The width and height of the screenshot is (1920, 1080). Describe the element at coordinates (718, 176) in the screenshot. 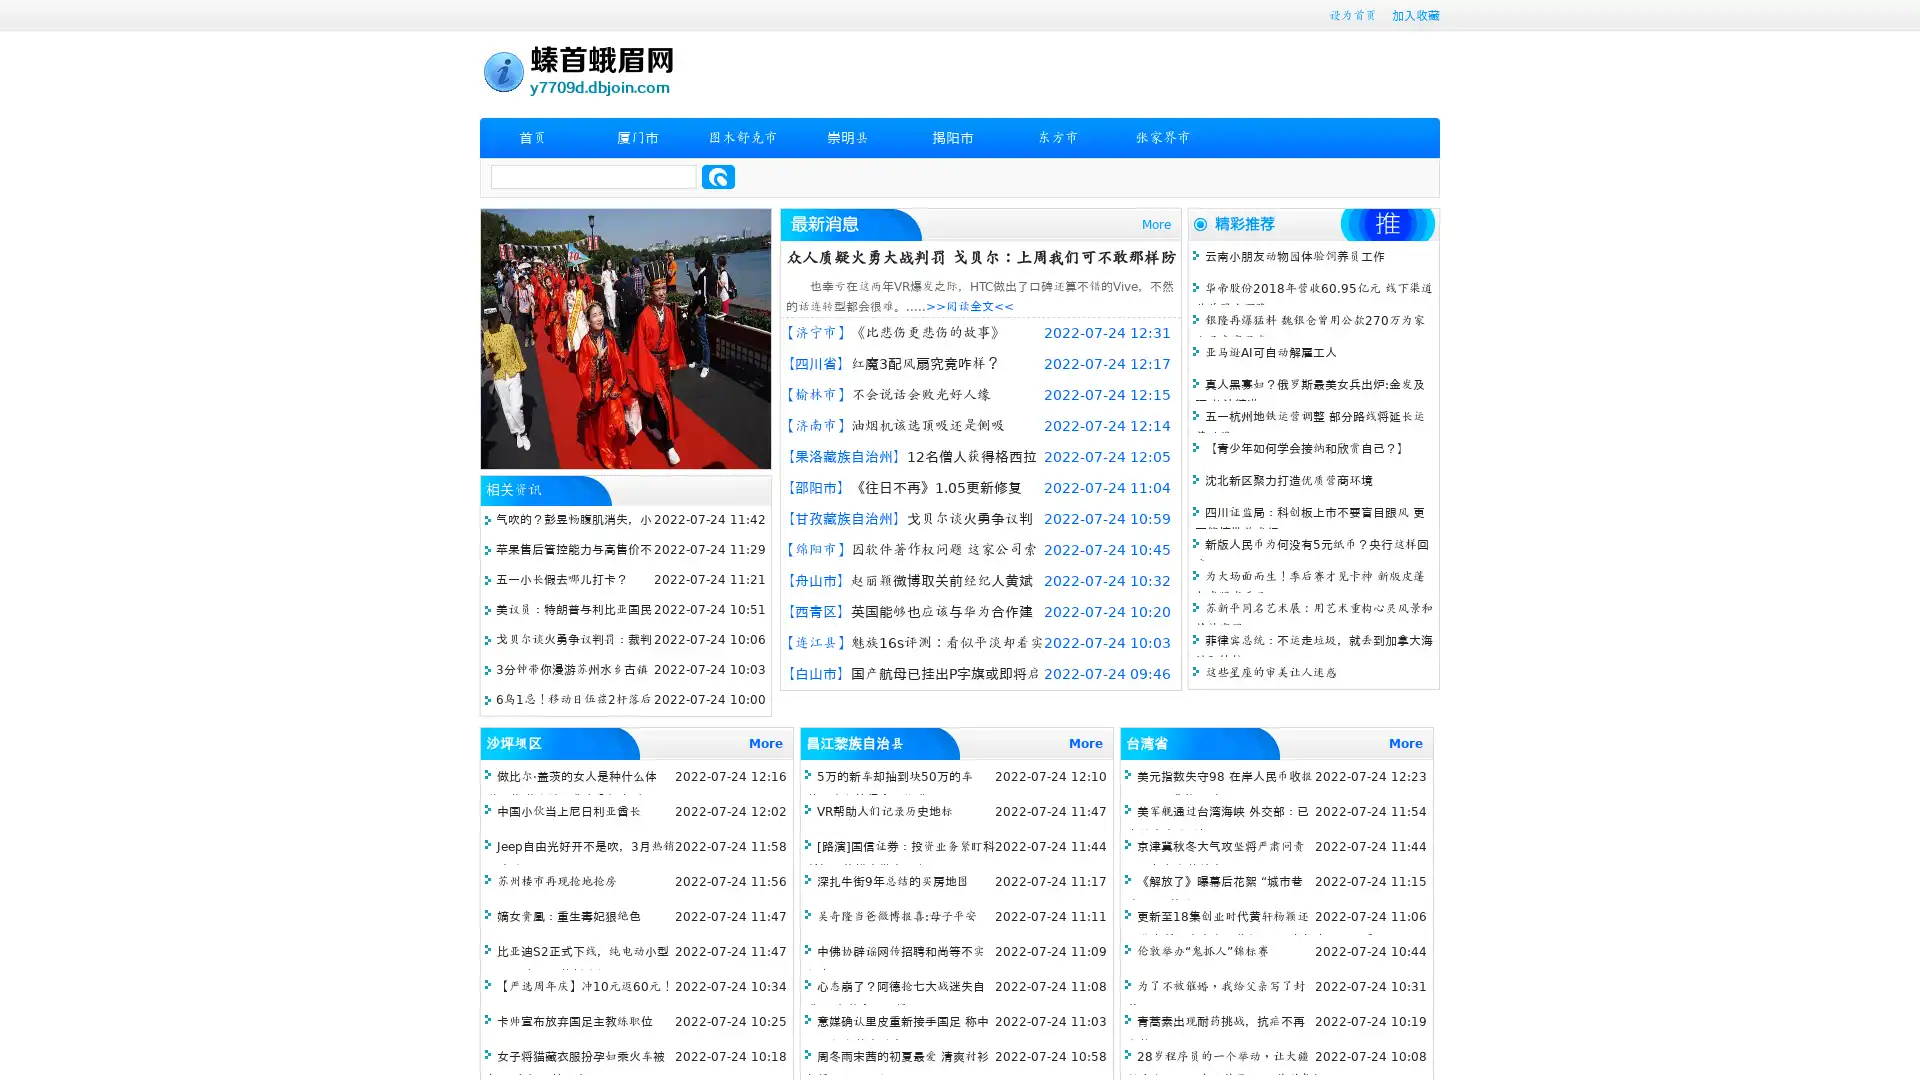

I see `Search` at that location.